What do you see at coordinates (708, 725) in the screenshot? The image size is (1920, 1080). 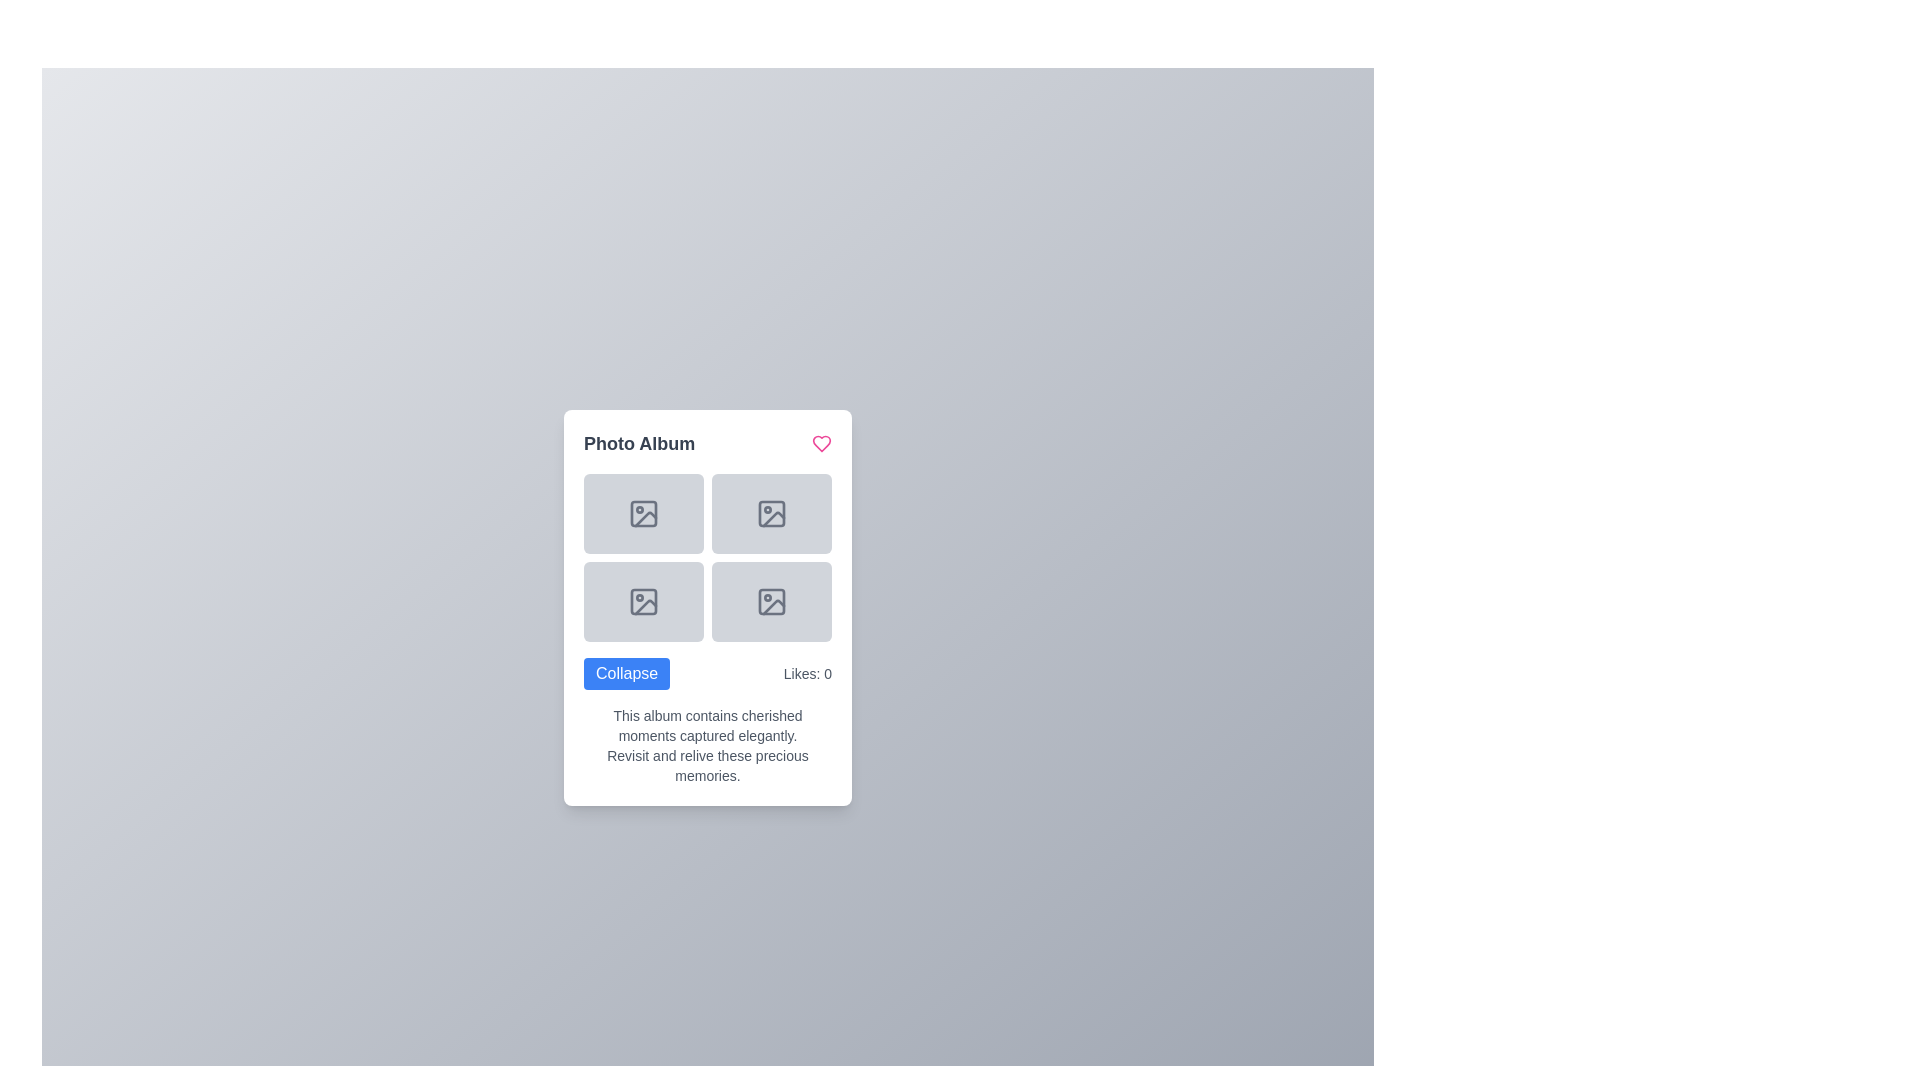 I see `descriptive text provided in the static text block located at the bottom part of the card UI, which highlights the album's emotional and aesthetic significance` at bounding box center [708, 725].